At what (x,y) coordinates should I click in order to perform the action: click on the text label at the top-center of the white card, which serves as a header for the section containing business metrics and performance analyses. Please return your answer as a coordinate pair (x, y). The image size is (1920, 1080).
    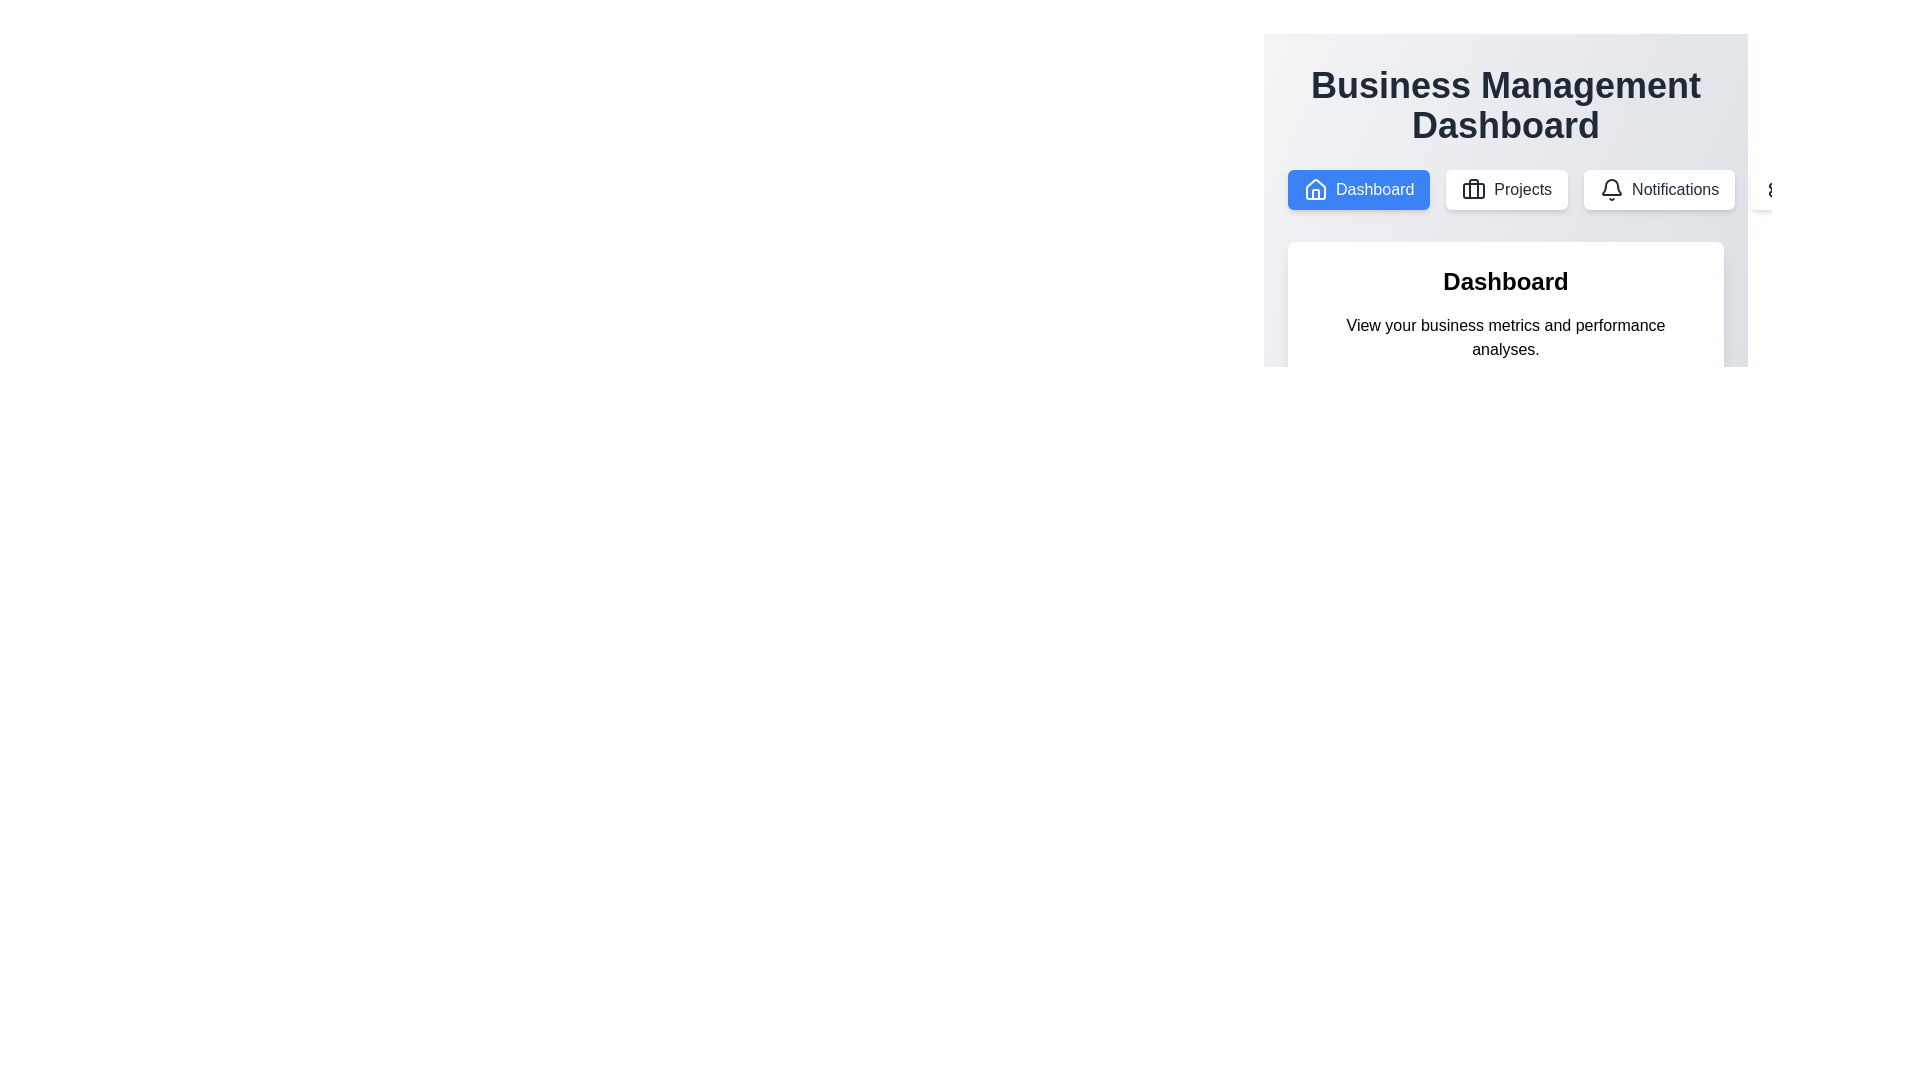
    Looking at the image, I should click on (1506, 281).